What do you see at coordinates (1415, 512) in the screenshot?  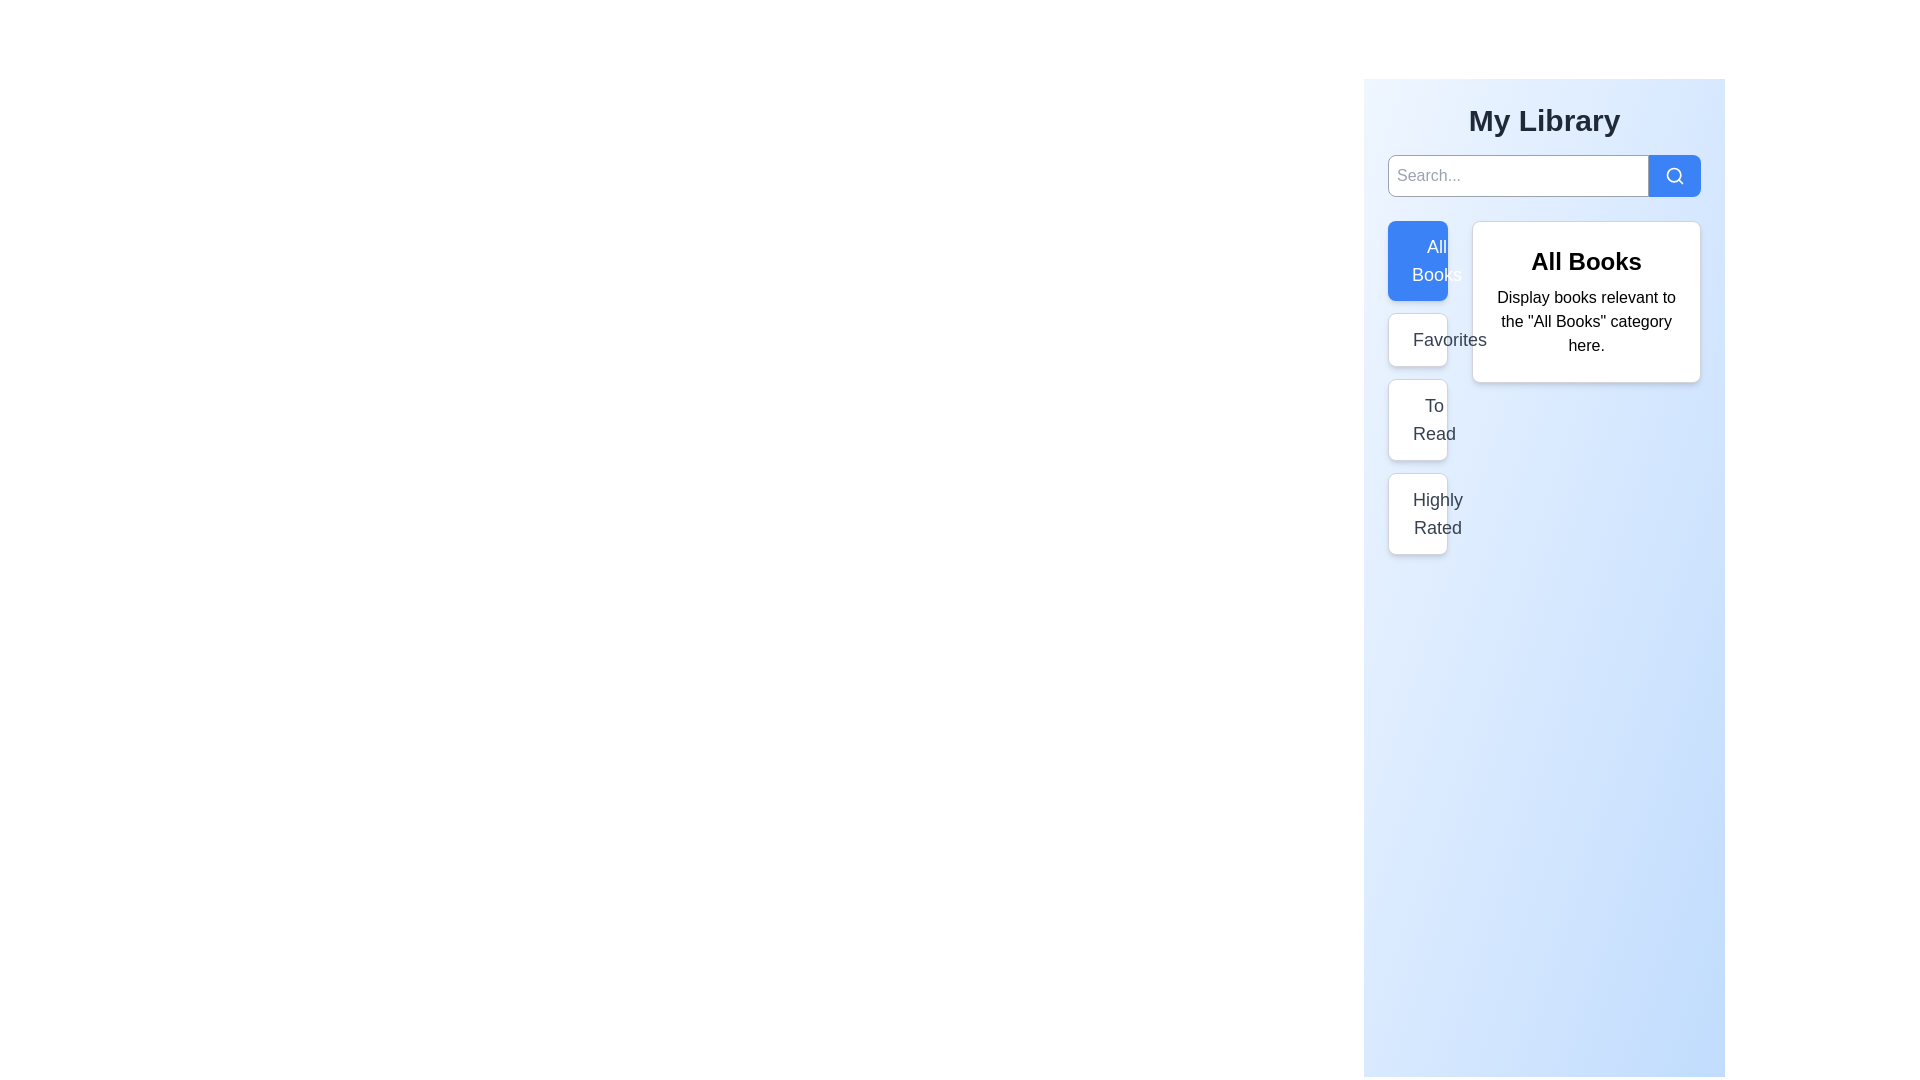 I see `the star icon representing the 'Highly Rated' category in the vertical menu` at bounding box center [1415, 512].